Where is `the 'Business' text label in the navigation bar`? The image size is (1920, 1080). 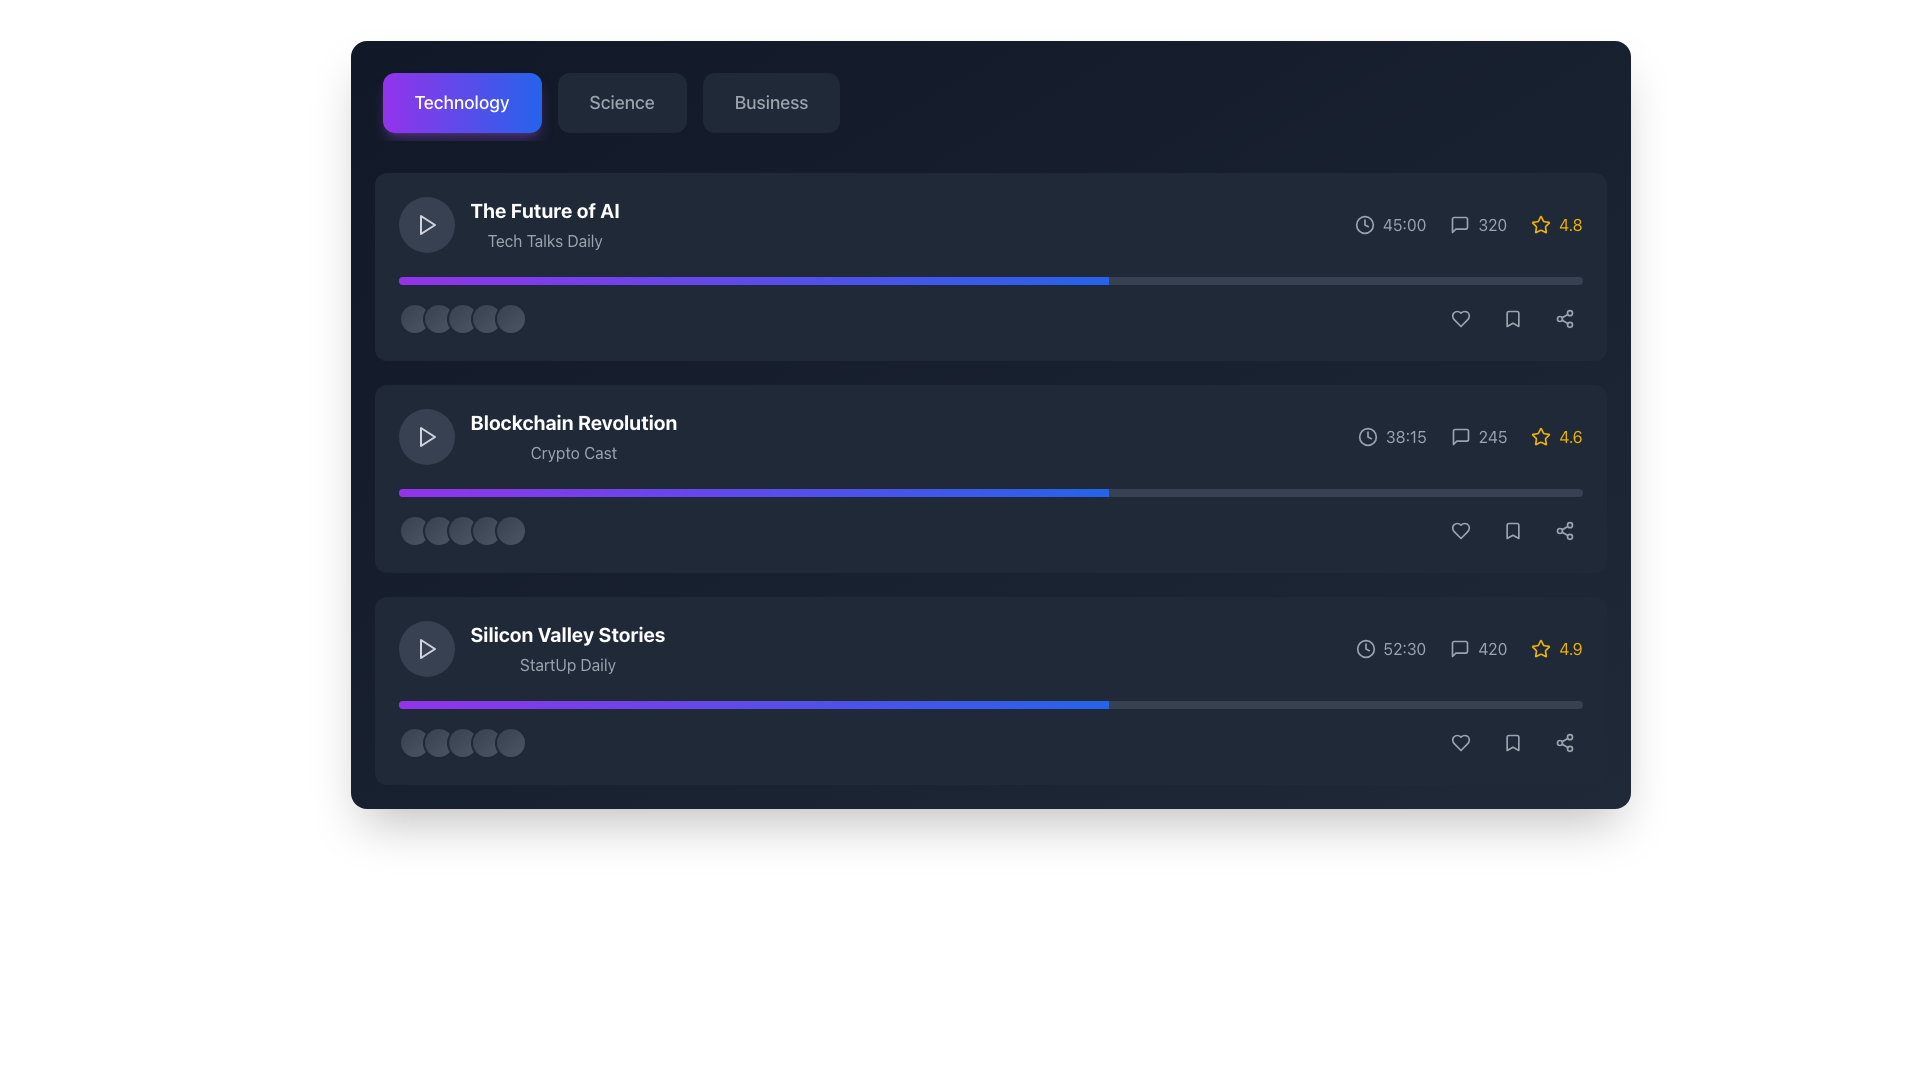 the 'Business' text label in the navigation bar is located at coordinates (770, 103).